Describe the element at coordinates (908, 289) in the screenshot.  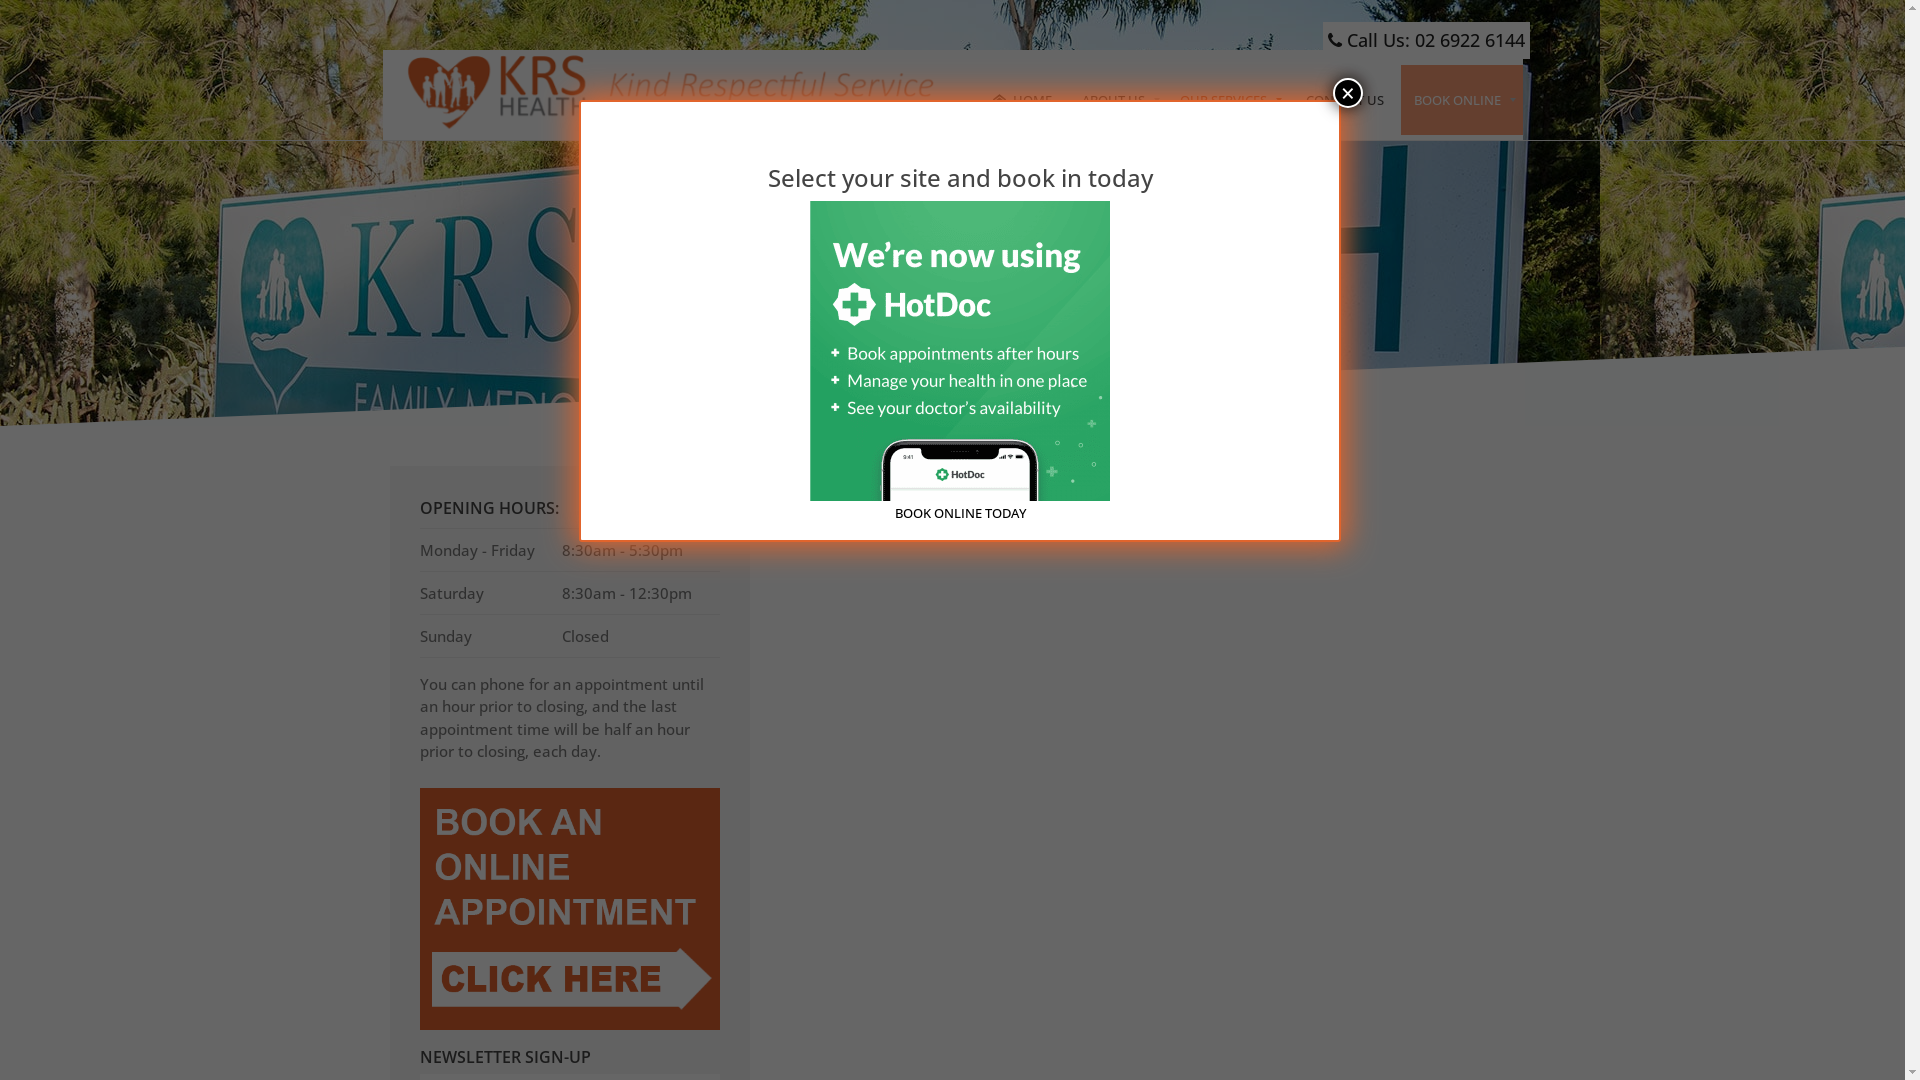
I see `'Home'` at that location.